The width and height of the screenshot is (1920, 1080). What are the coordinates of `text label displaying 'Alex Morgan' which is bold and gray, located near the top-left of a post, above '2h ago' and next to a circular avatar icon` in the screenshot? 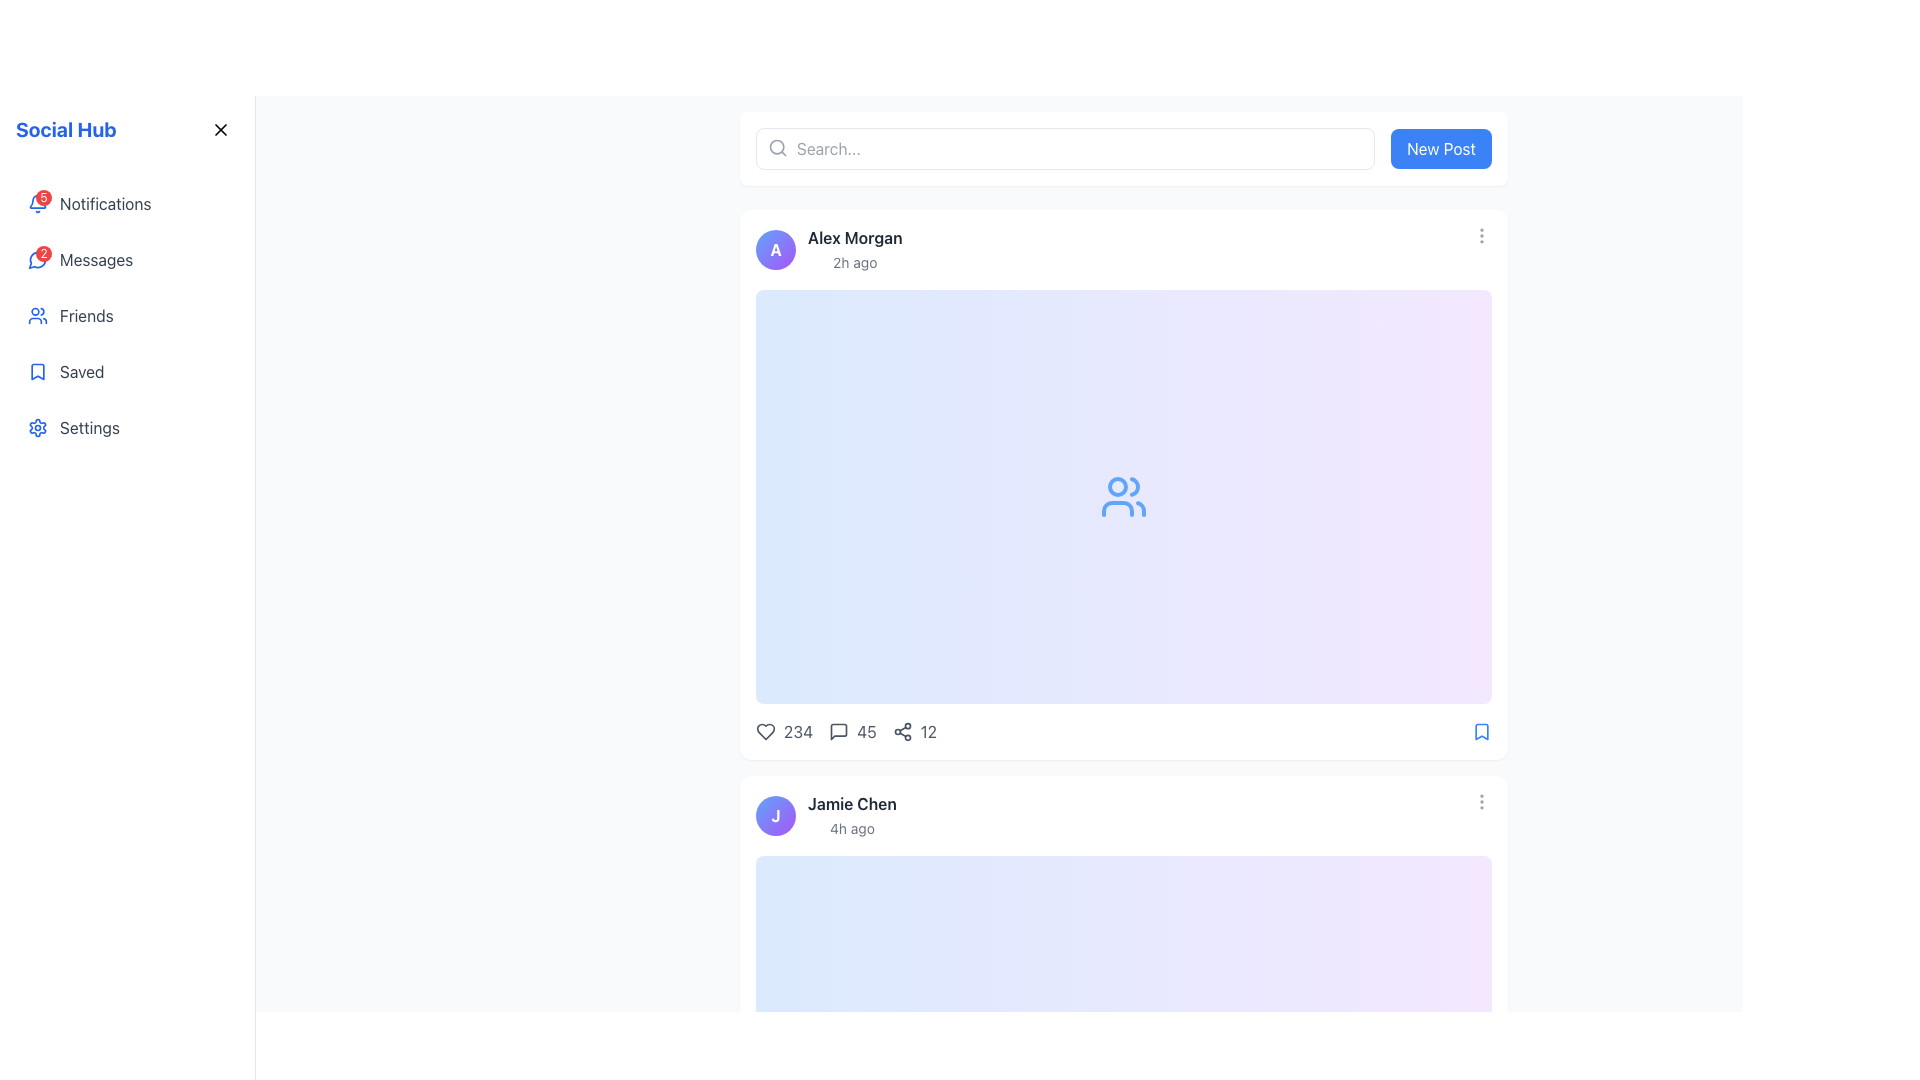 It's located at (855, 237).